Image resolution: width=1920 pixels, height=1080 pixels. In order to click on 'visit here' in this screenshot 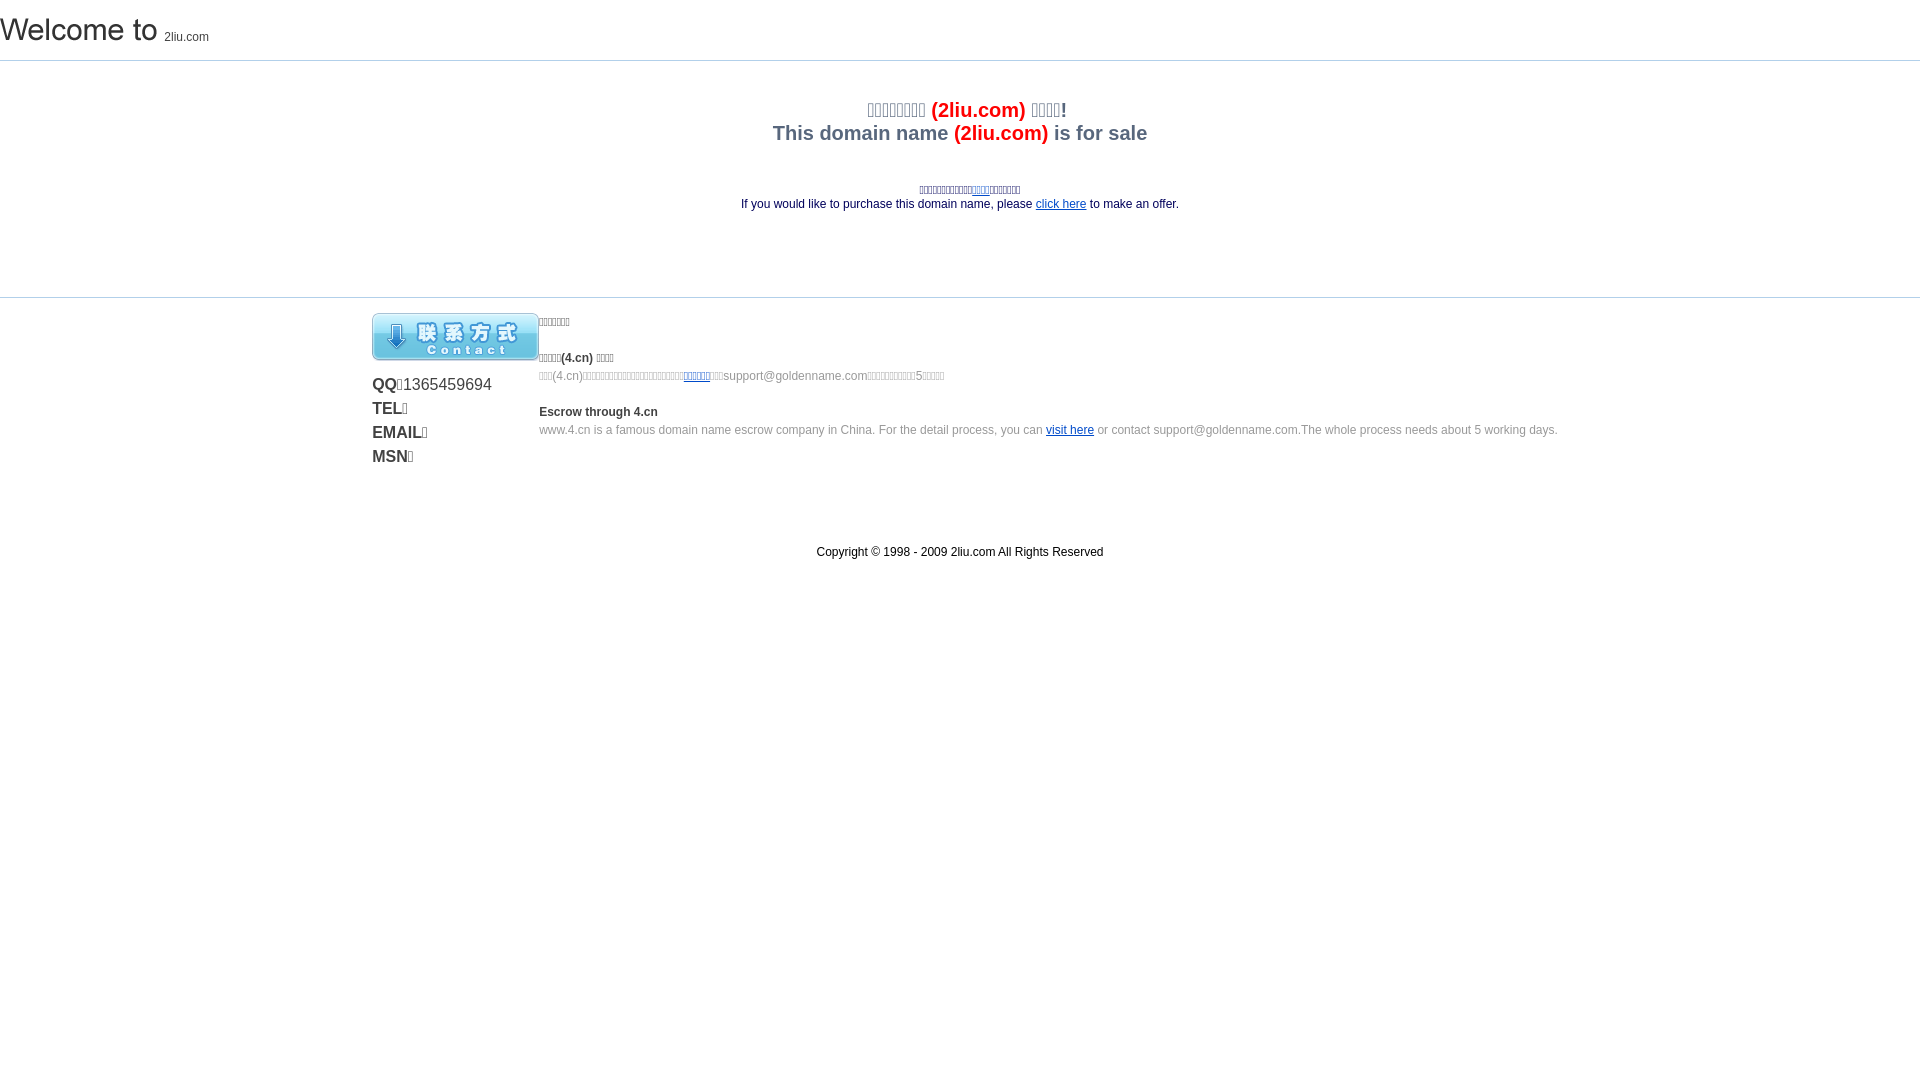, I will do `click(1045, 428)`.